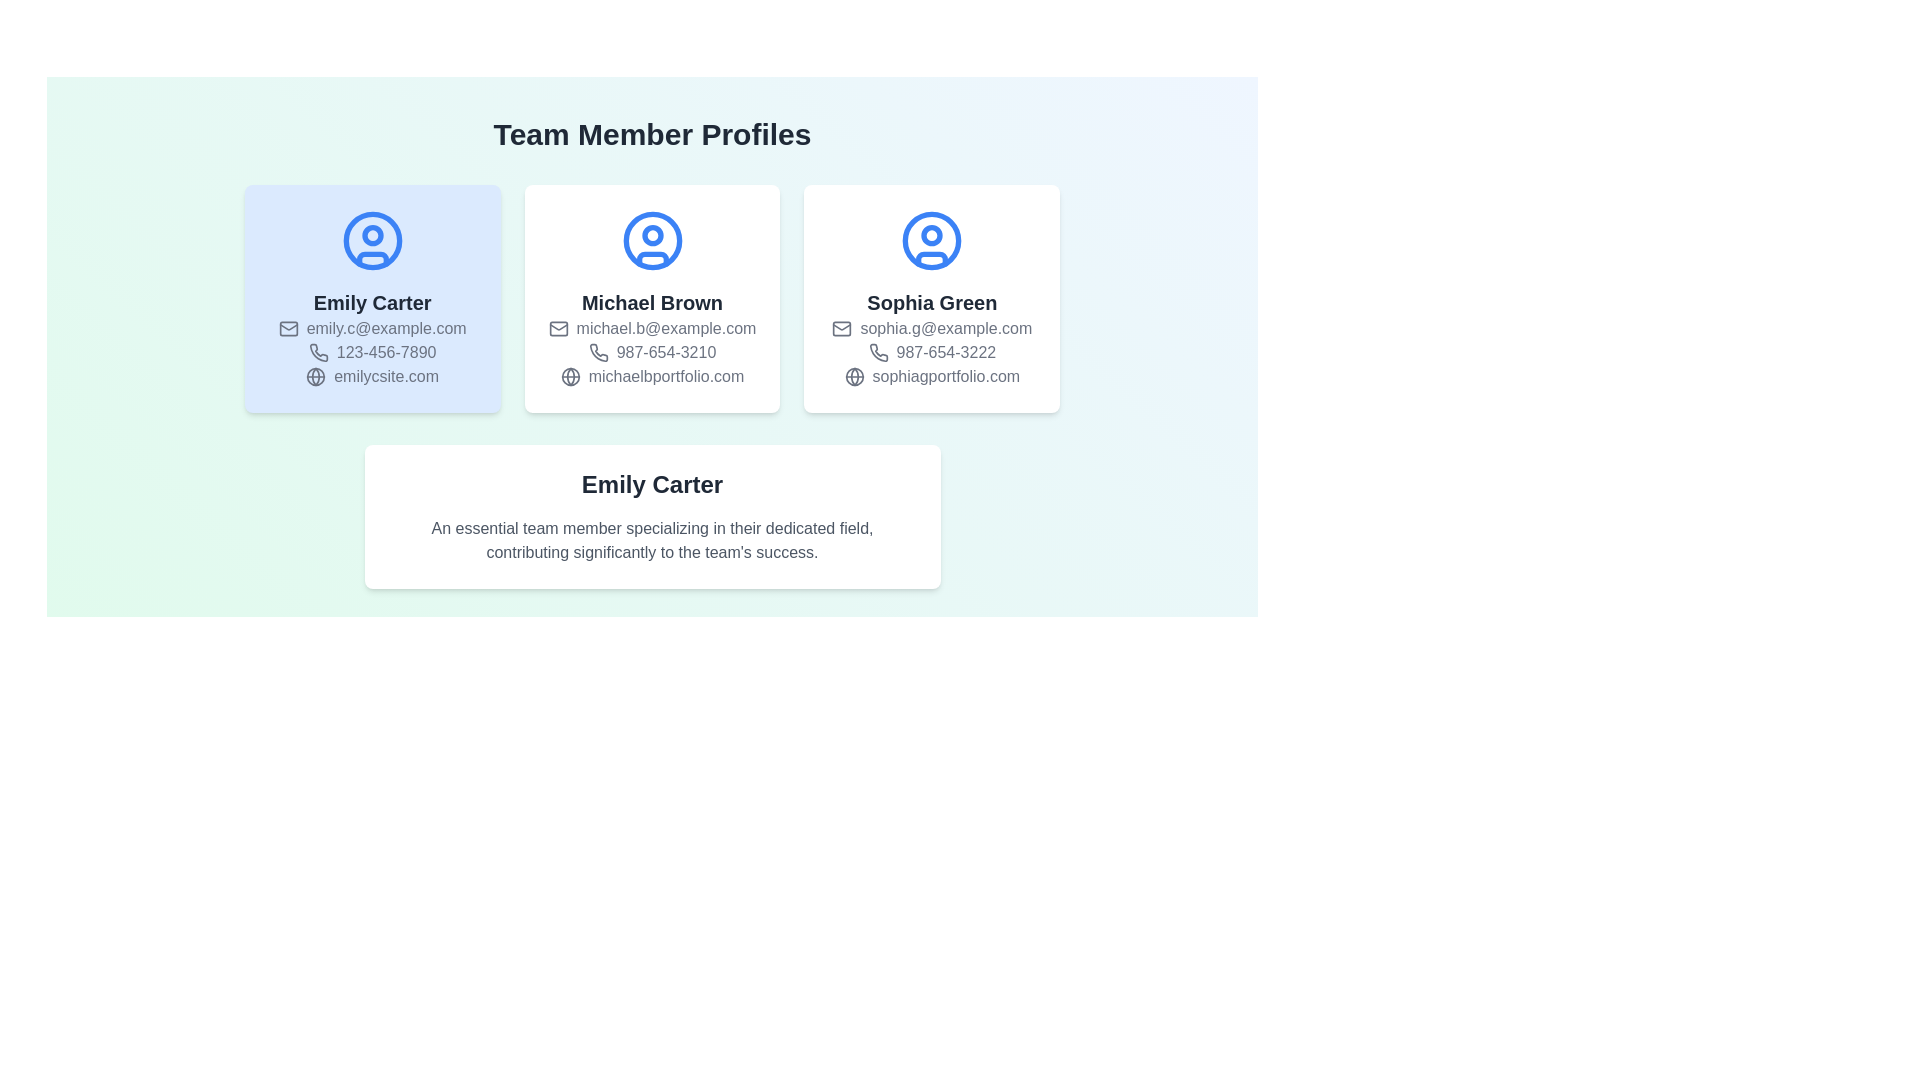 This screenshot has width=1920, height=1080. Describe the element at coordinates (931, 352) in the screenshot. I see `phone number label with icon located in the contact card for Sophia Green, which appears in gray text alongside a small phone icon` at that location.